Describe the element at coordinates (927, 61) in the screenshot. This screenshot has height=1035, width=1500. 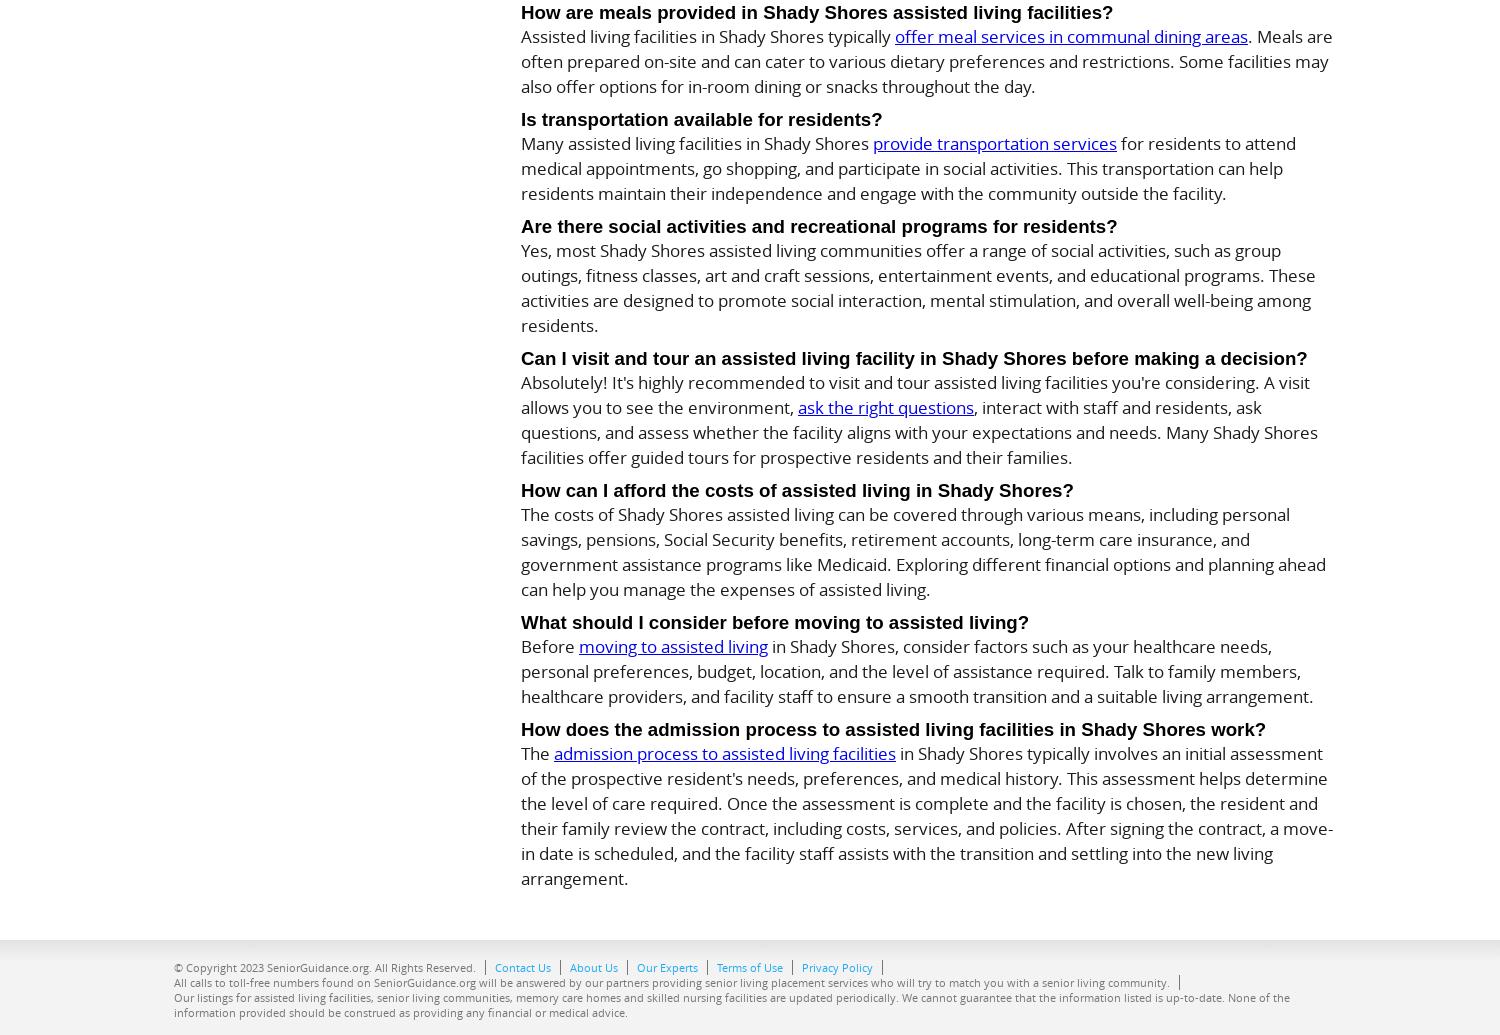
I see `'. Meals are often prepared on-site and can cater to various dietary preferences and restrictions. Some facilities may also offer options for in-room dining or snacks throughout the day.'` at that location.